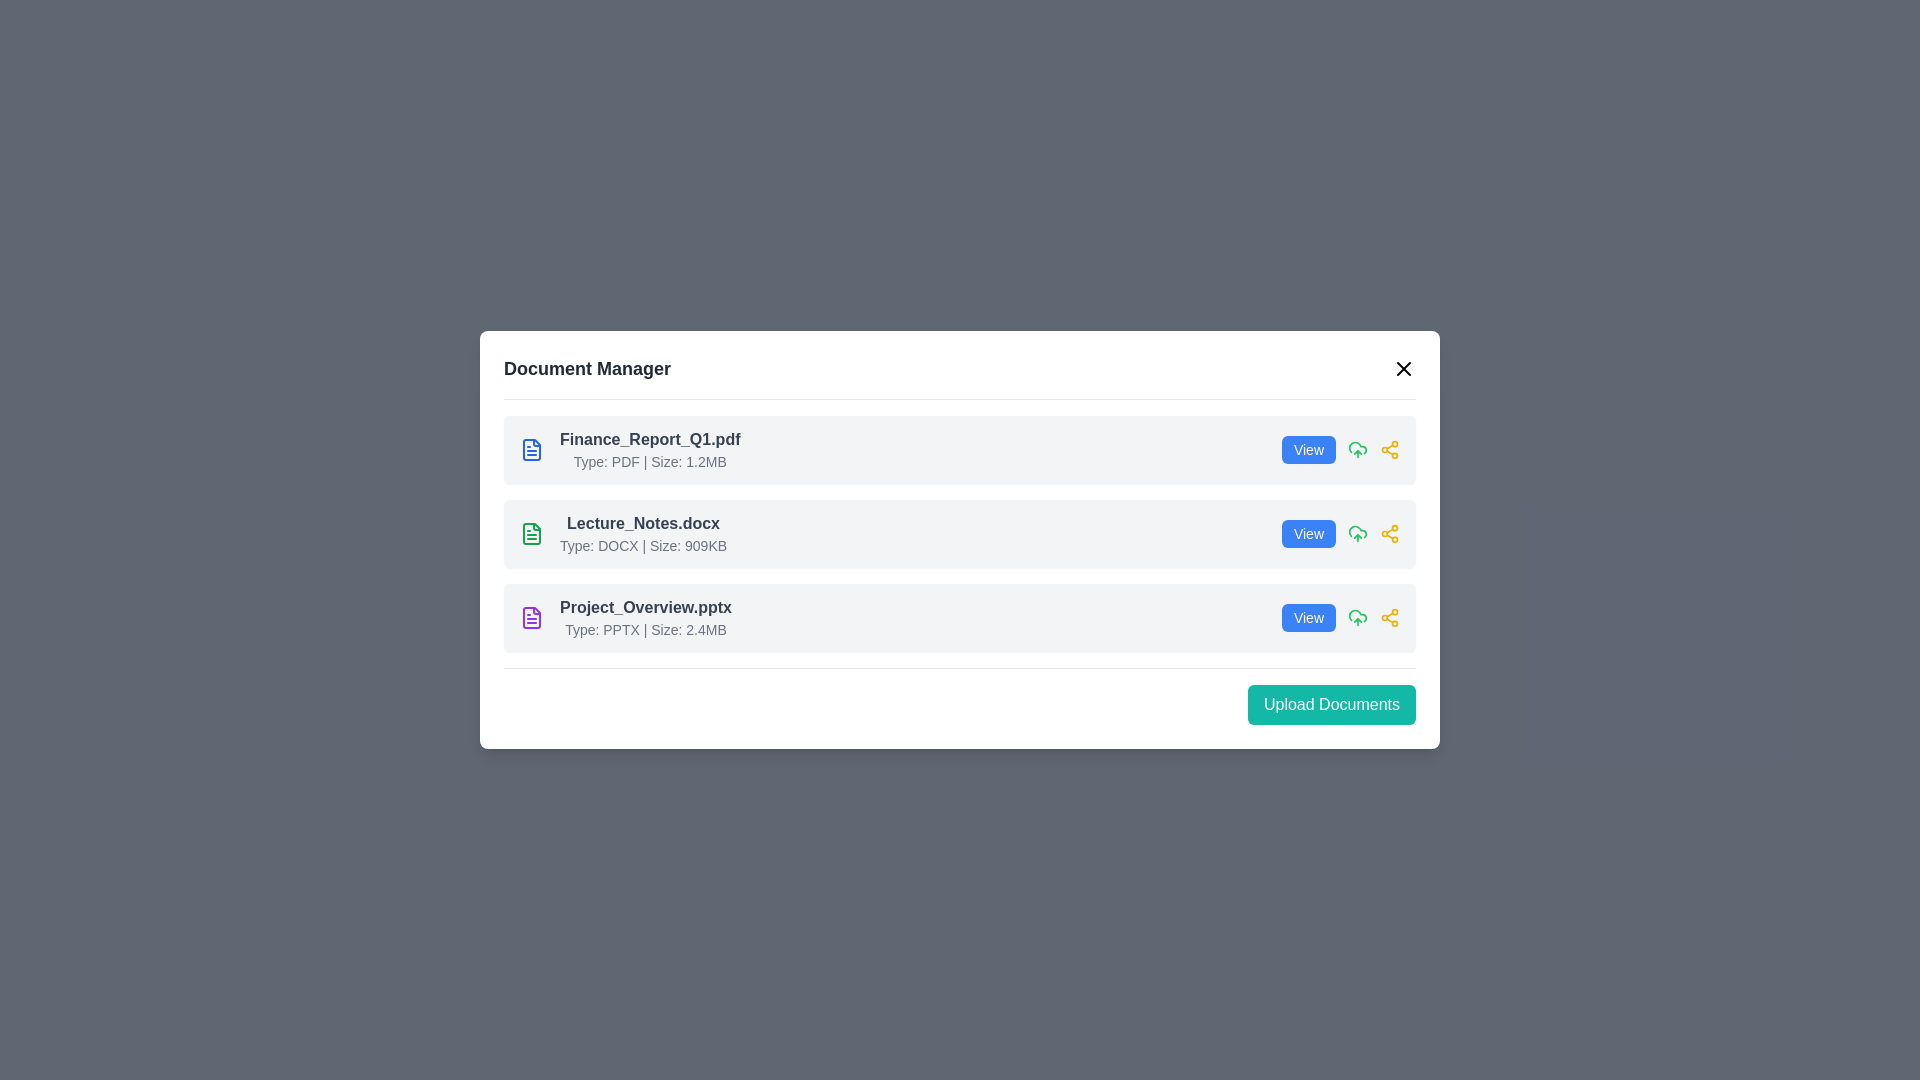 This screenshot has height=1080, width=1920. What do you see at coordinates (1308, 616) in the screenshot?
I see `the button associated with the document entry 'Project_Overview.pptx'` at bounding box center [1308, 616].